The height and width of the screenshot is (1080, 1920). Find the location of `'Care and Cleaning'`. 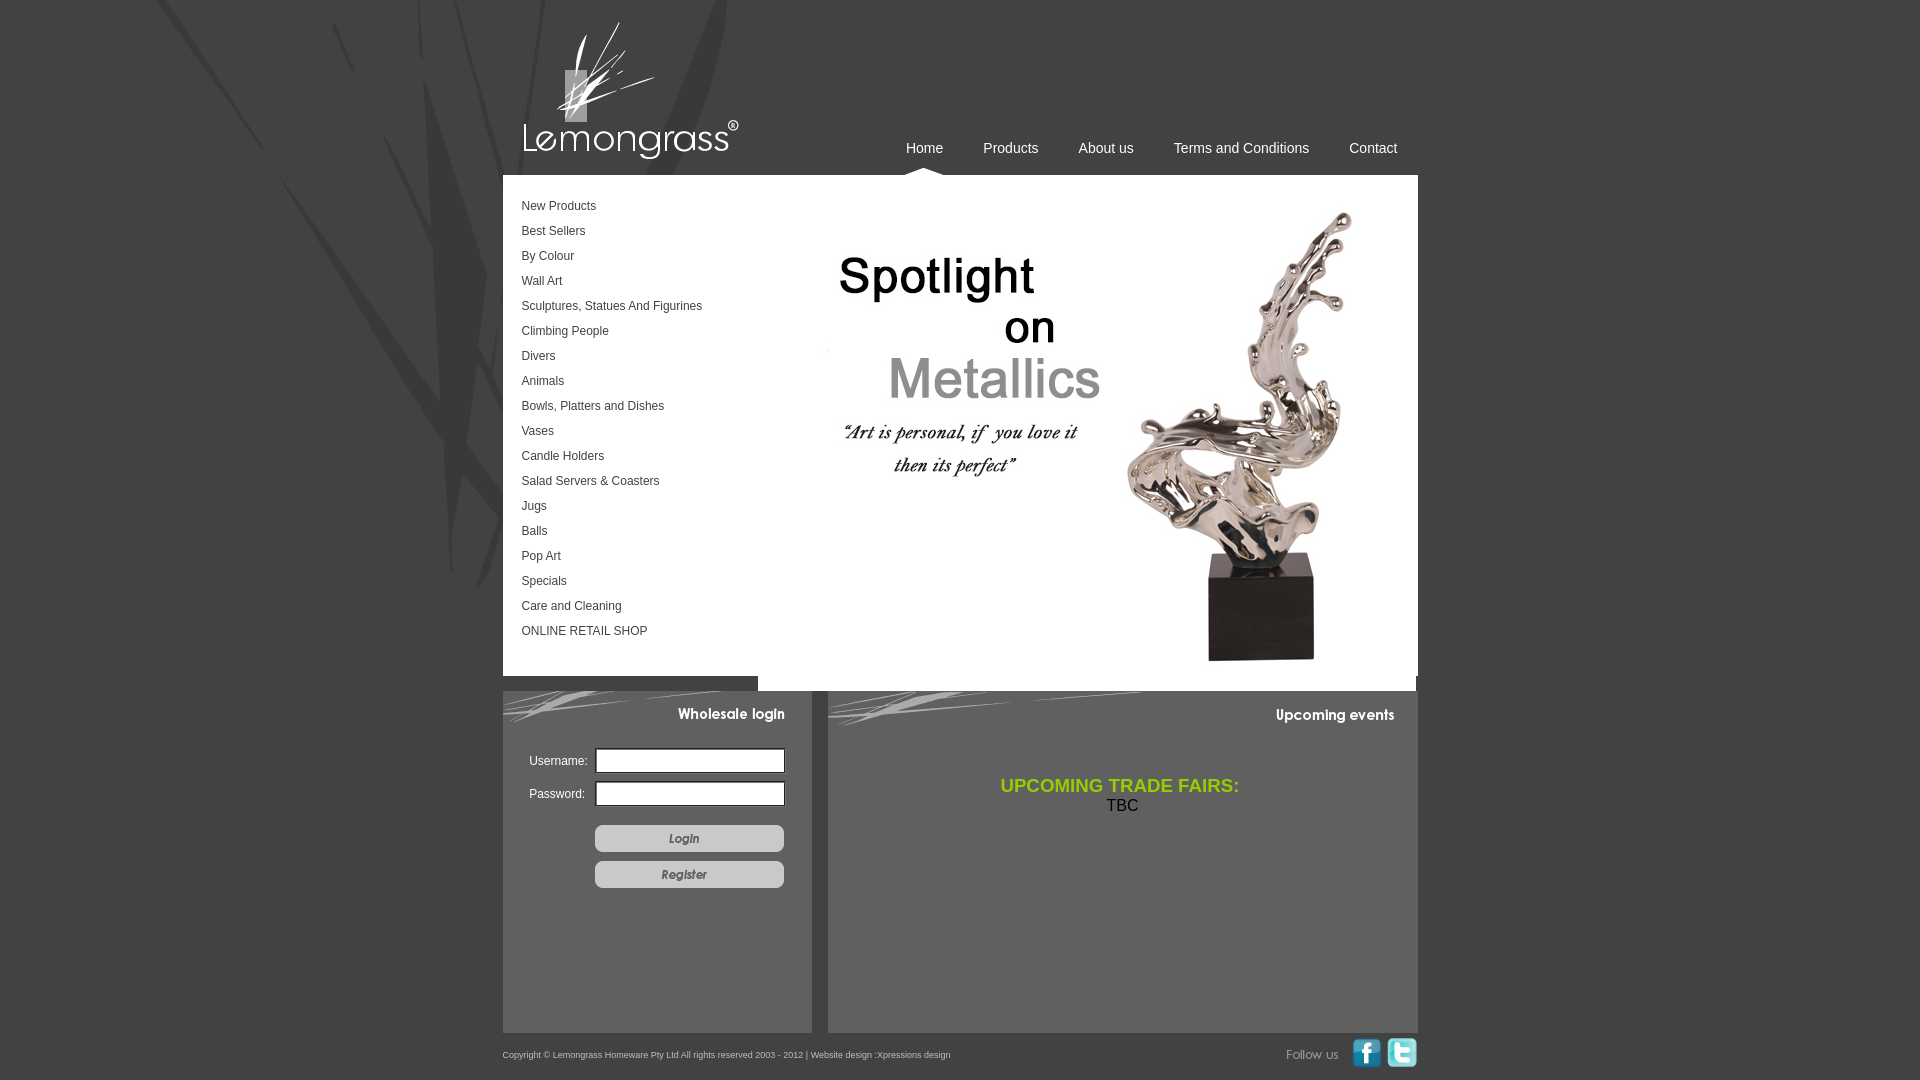

'Care and Cleaning' is located at coordinates (627, 607).